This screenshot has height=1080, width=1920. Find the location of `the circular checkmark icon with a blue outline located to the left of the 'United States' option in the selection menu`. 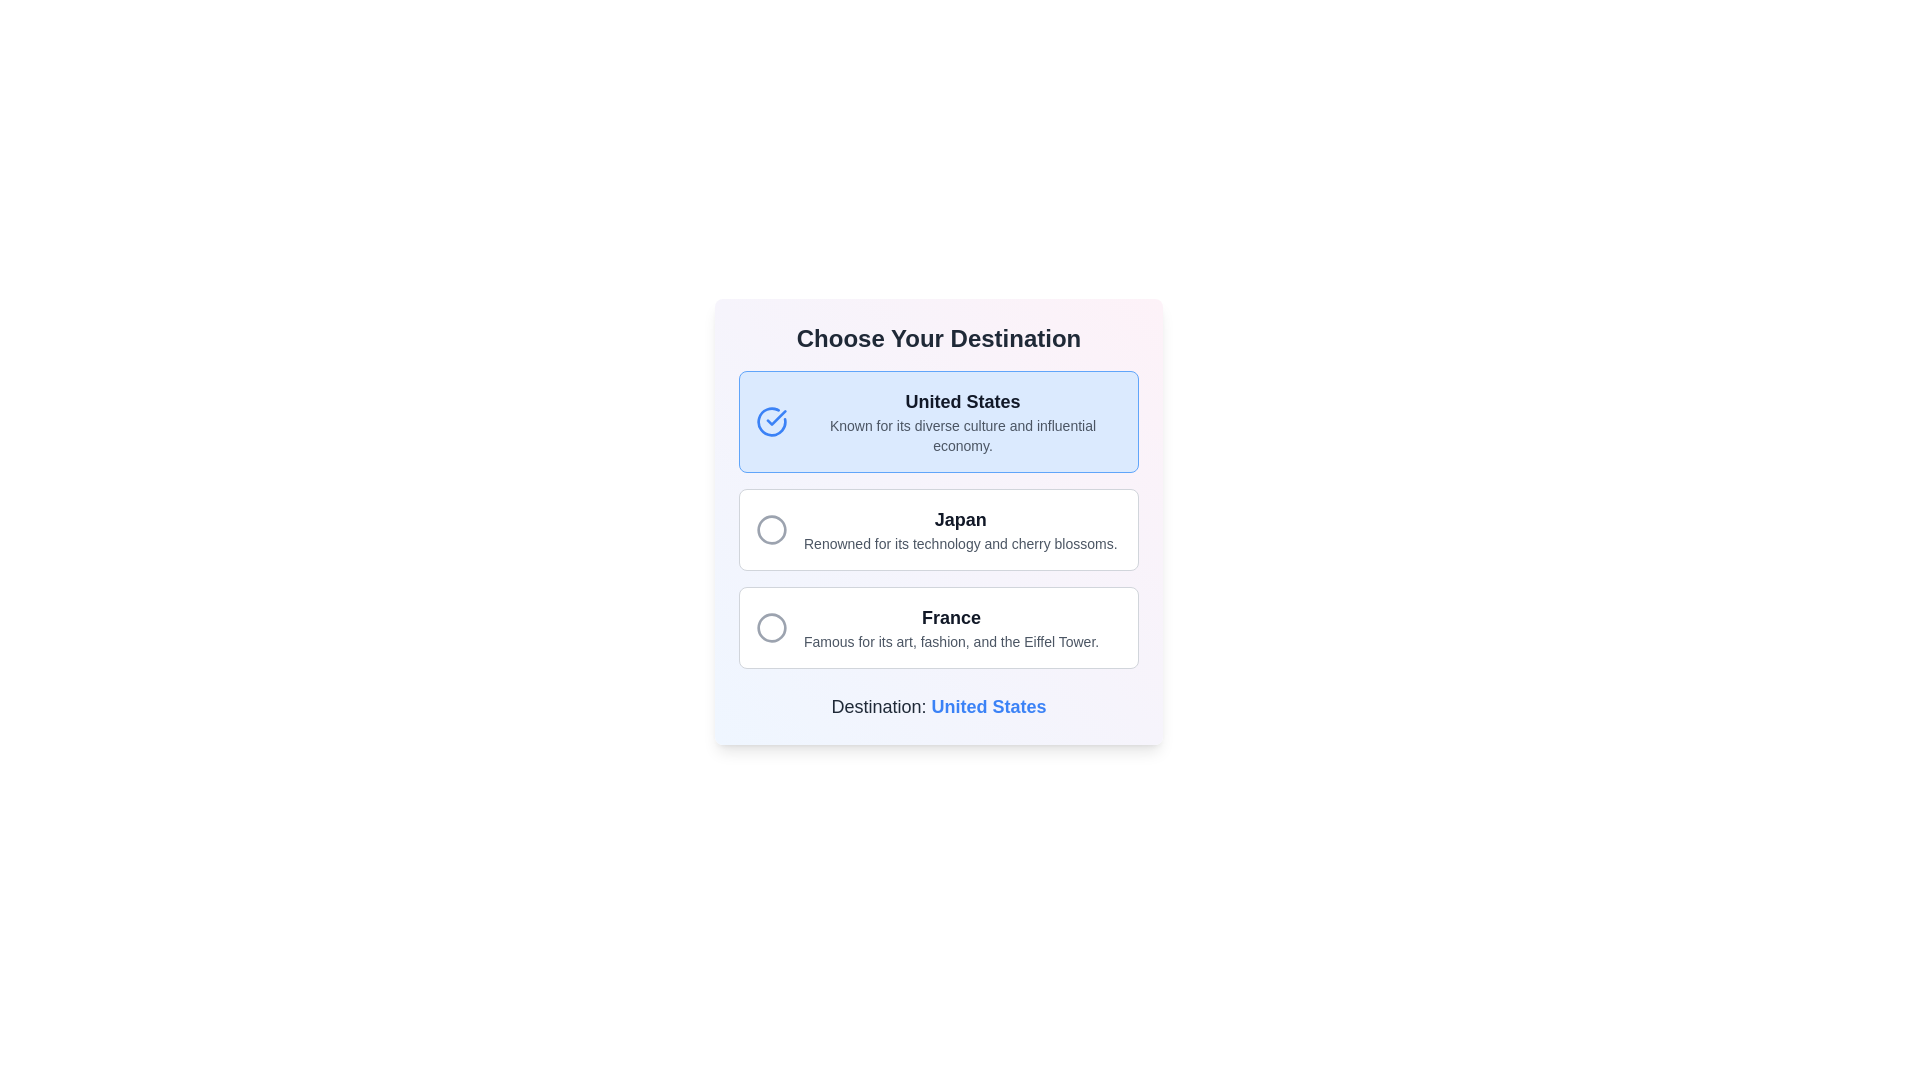

the circular checkmark icon with a blue outline located to the left of the 'United States' option in the selection menu is located at coordinates (778, 420).